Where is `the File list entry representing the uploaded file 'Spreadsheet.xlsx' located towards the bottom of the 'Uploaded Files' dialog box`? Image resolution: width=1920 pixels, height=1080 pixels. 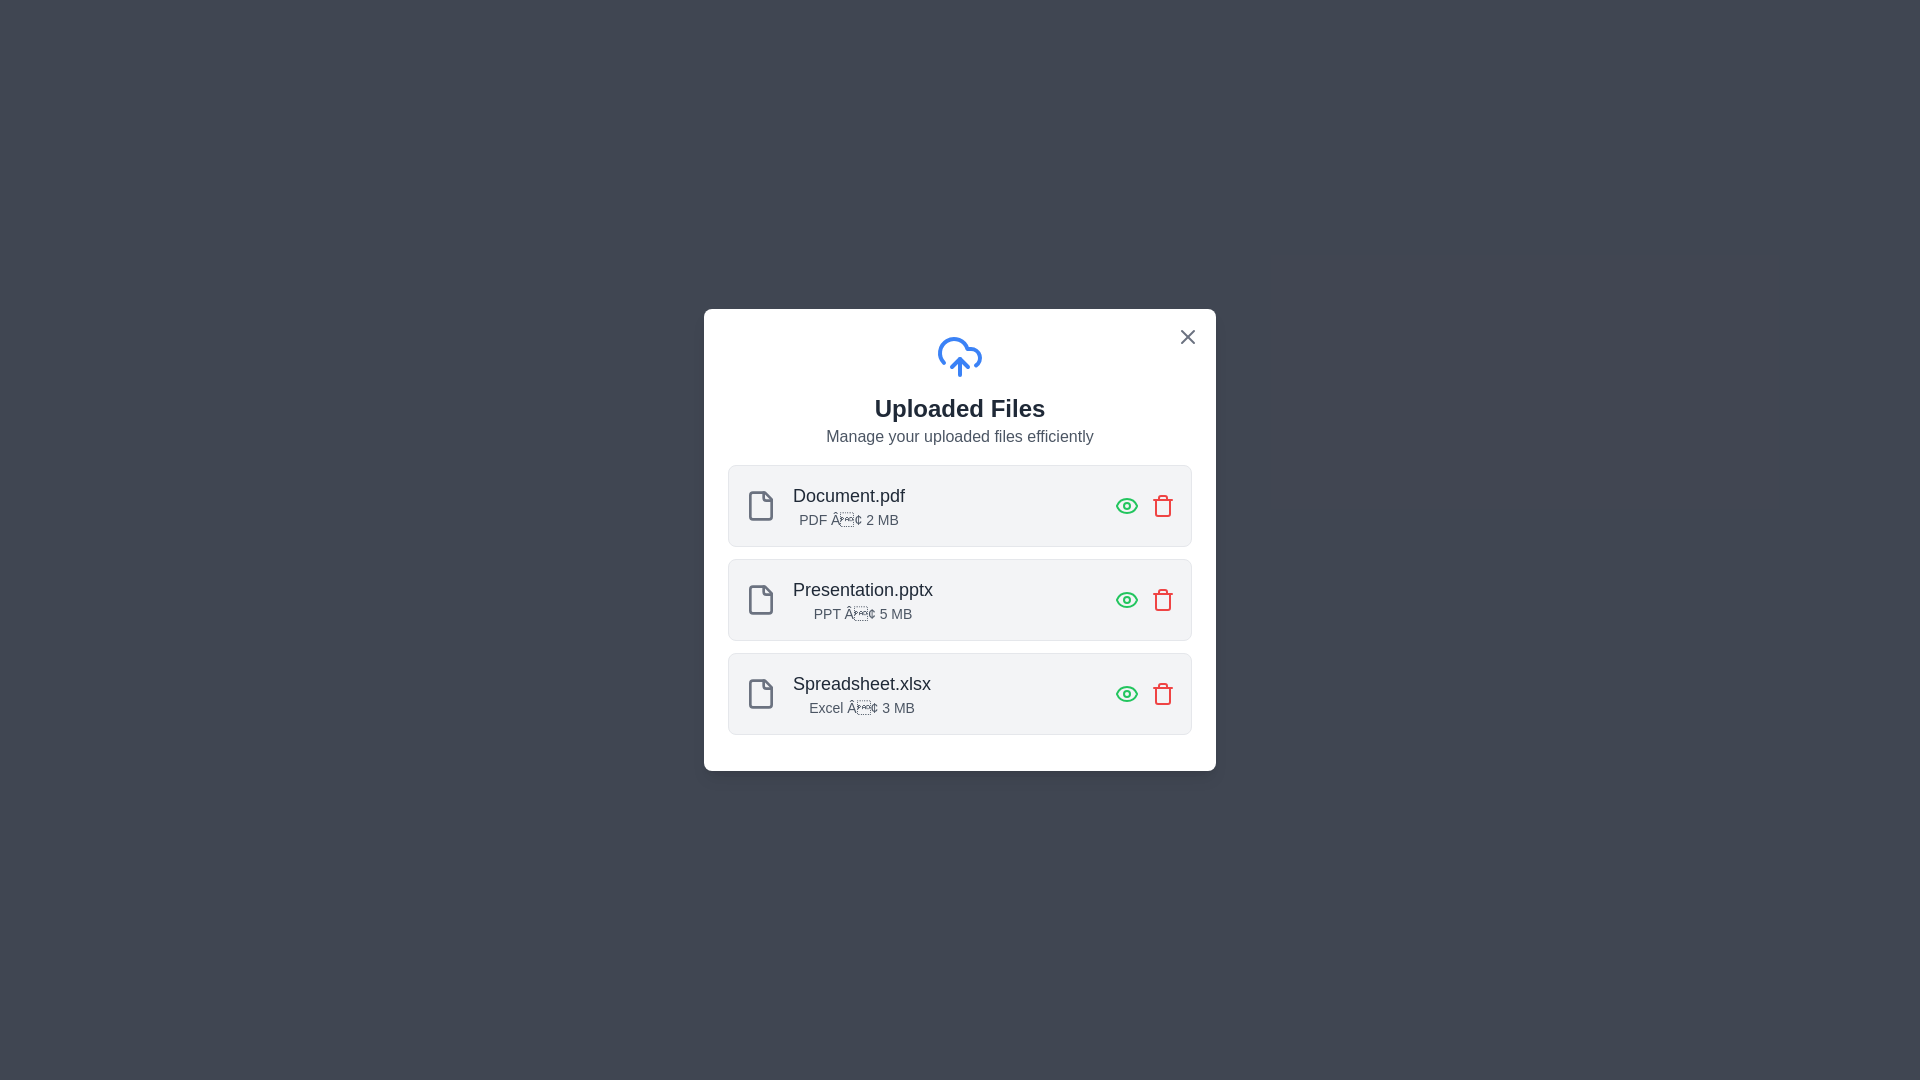
the File list entry representing the uploaded file 'Spreadsheet.xlsx' located towards the bottom of the 'Uploaded Files' dialog box is located at coordinates (838, 693).